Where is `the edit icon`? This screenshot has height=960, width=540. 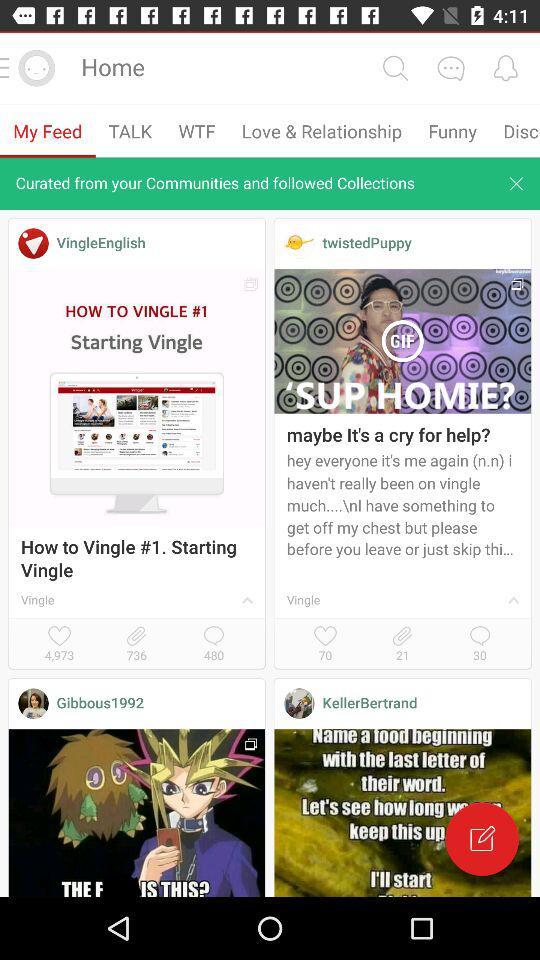
the edit icon is located at coordinates (481, 839).